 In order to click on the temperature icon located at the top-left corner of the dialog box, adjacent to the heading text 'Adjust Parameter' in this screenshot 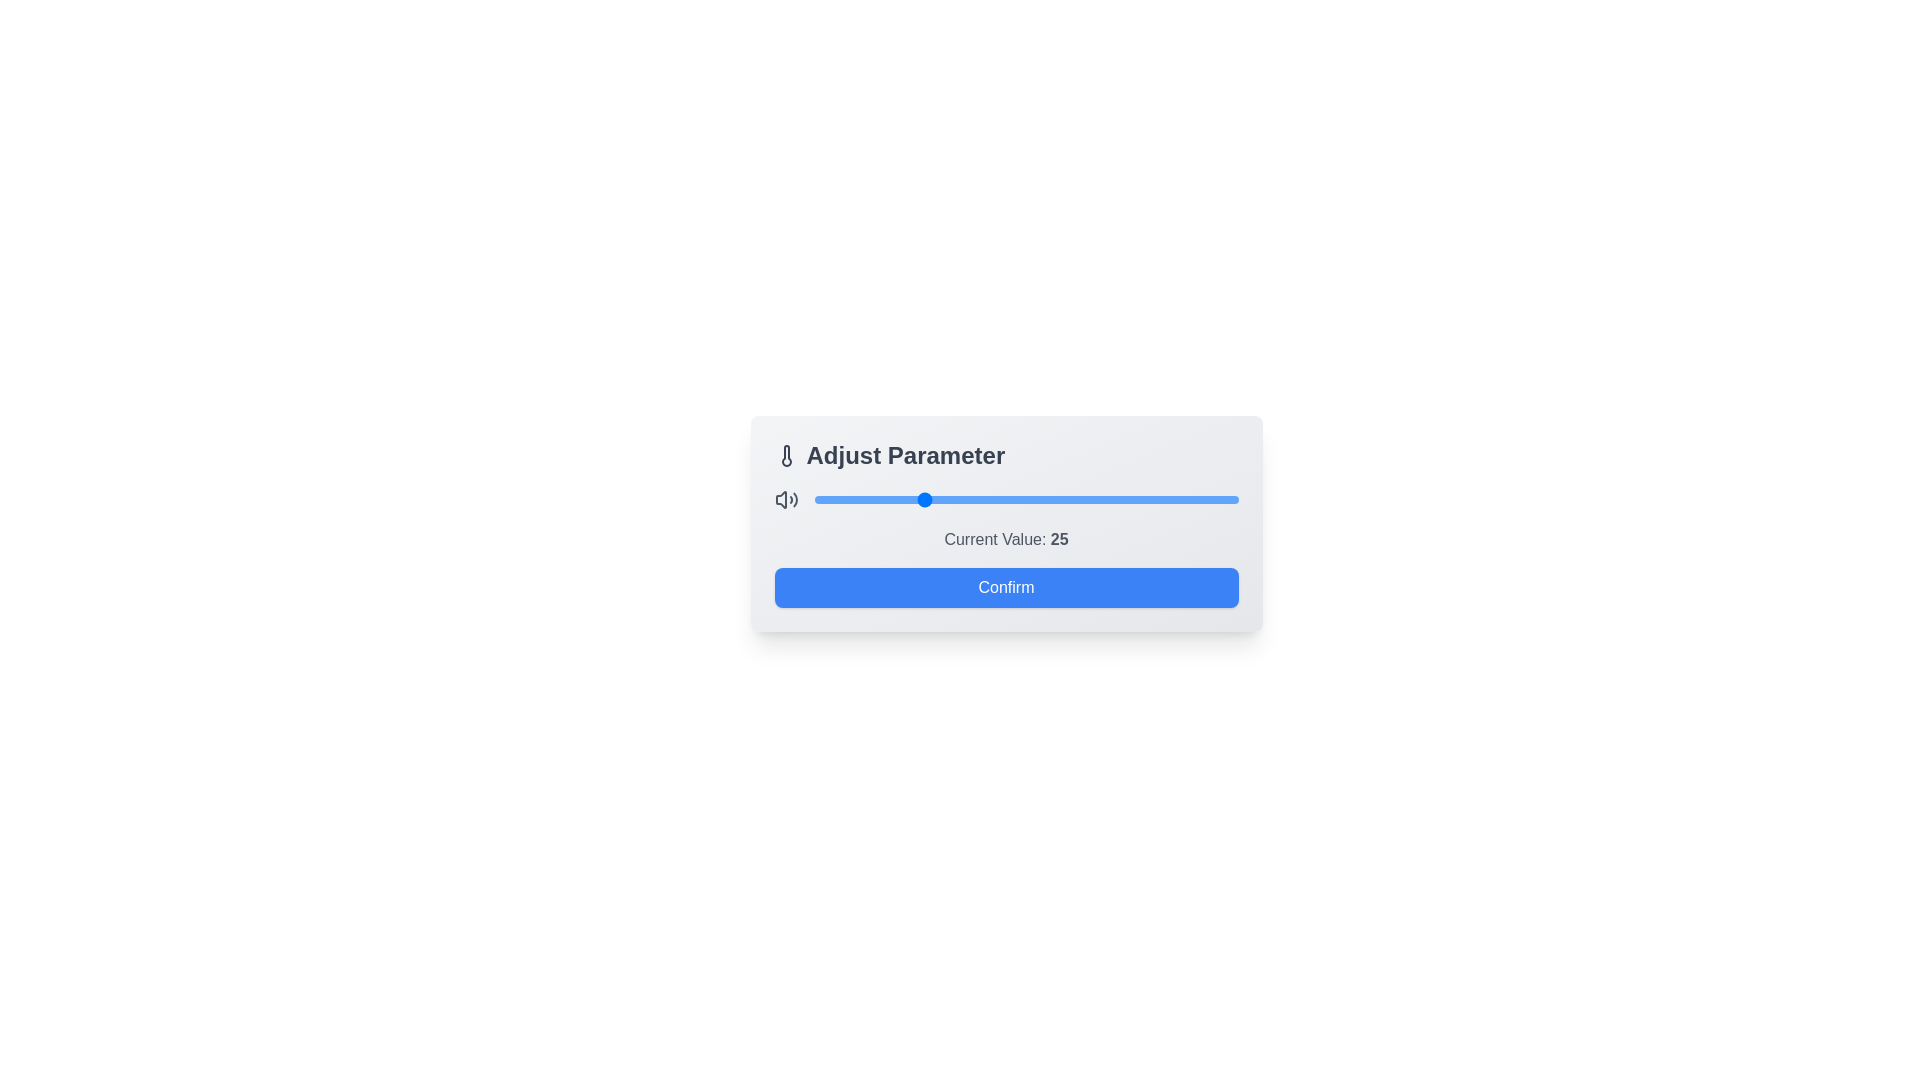, I will do `click(785, 455)`.